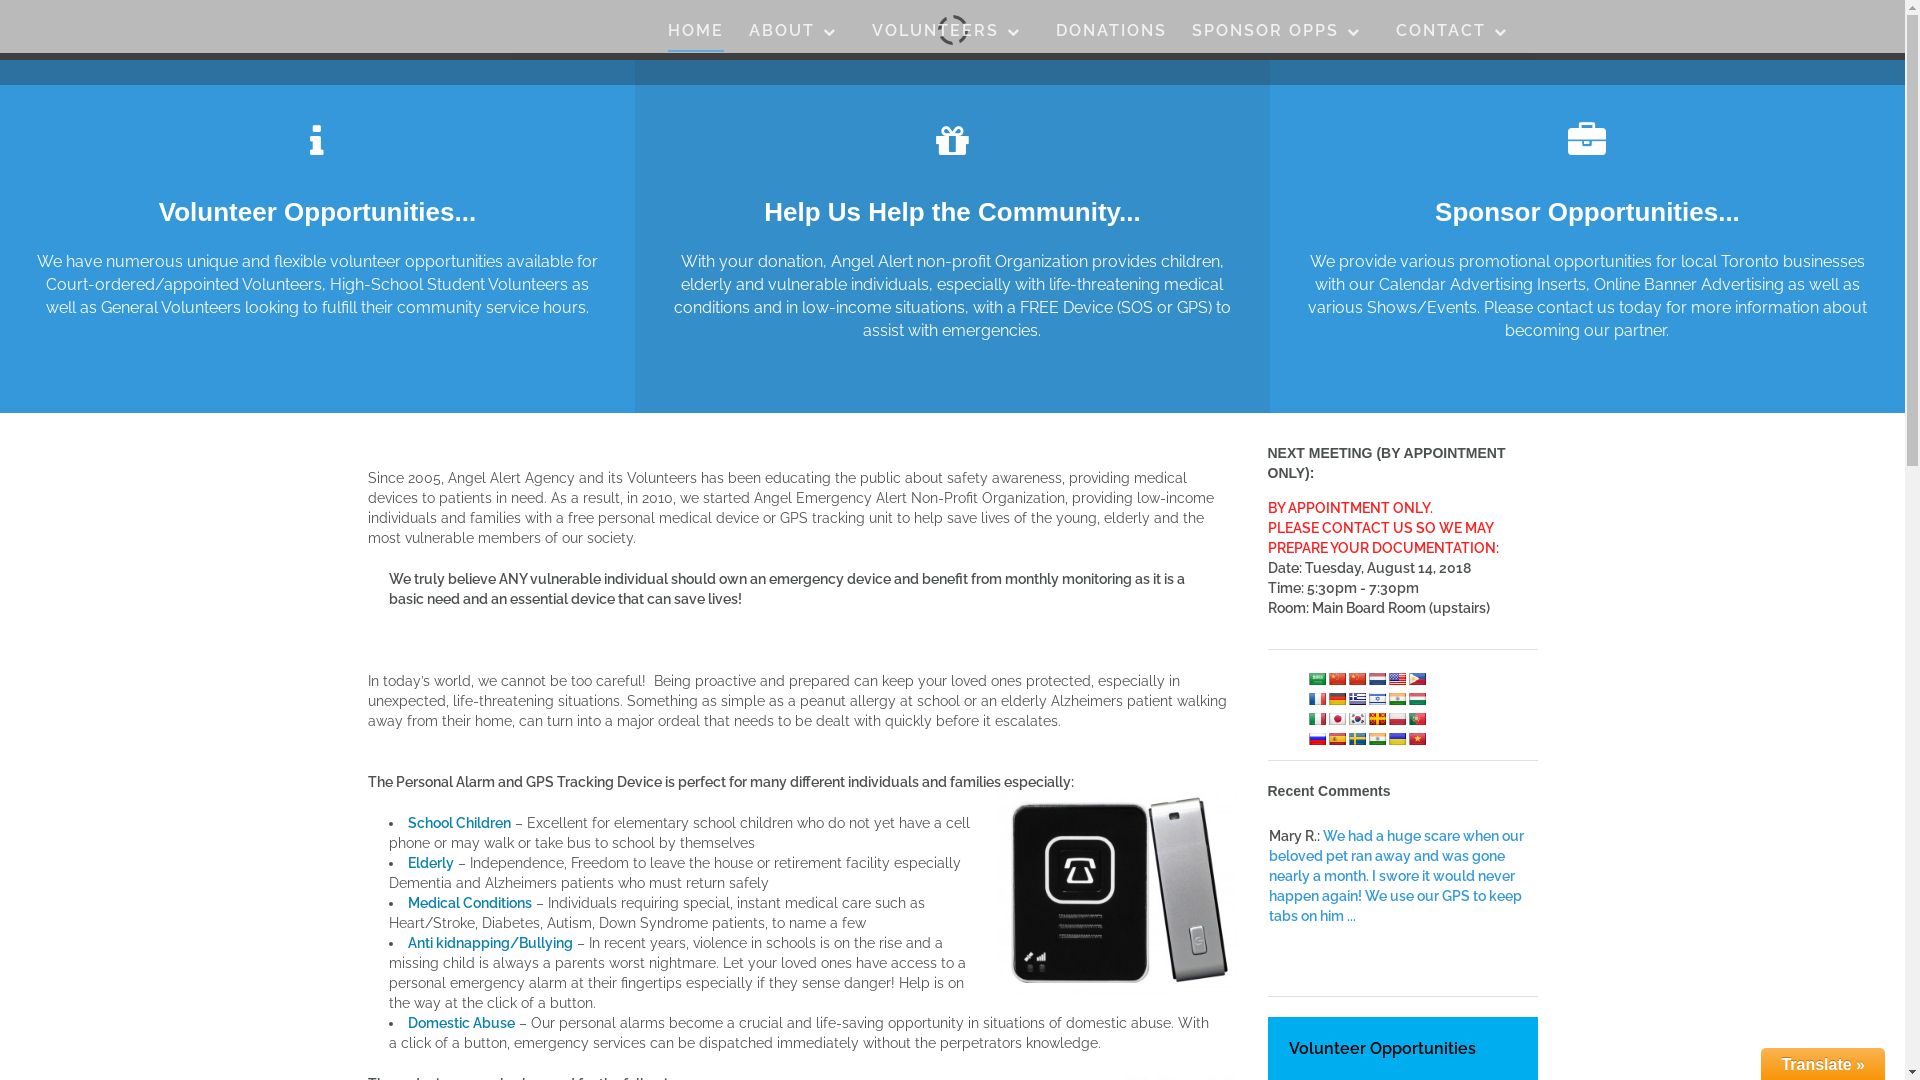 The width and height of the screenshot is (1920, 1080). I want to click on 'Hindi', so click(1395, 697).